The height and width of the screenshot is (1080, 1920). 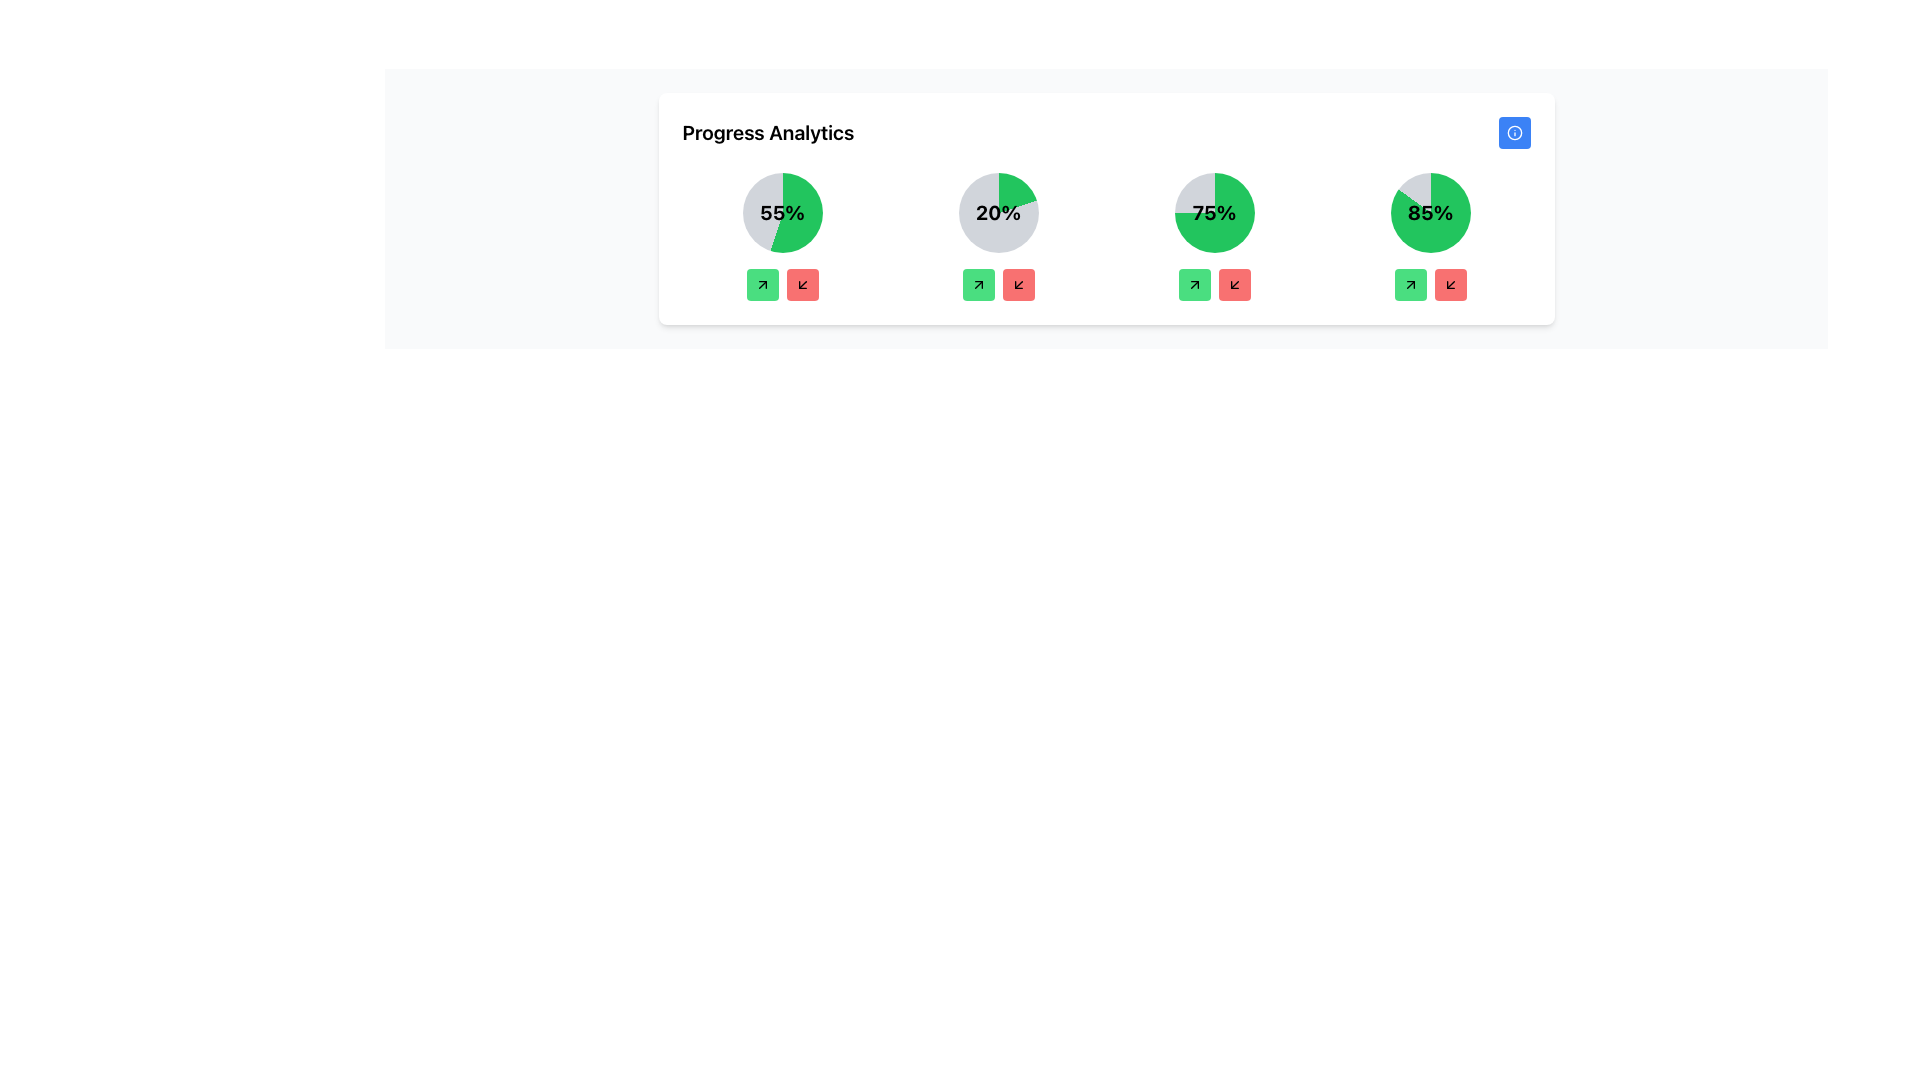 I want to click on the down-left arrow icon contained within the red square button located below the '55%' progress chart in the 'Progress Analytics' section, so click(x=802, y=285).